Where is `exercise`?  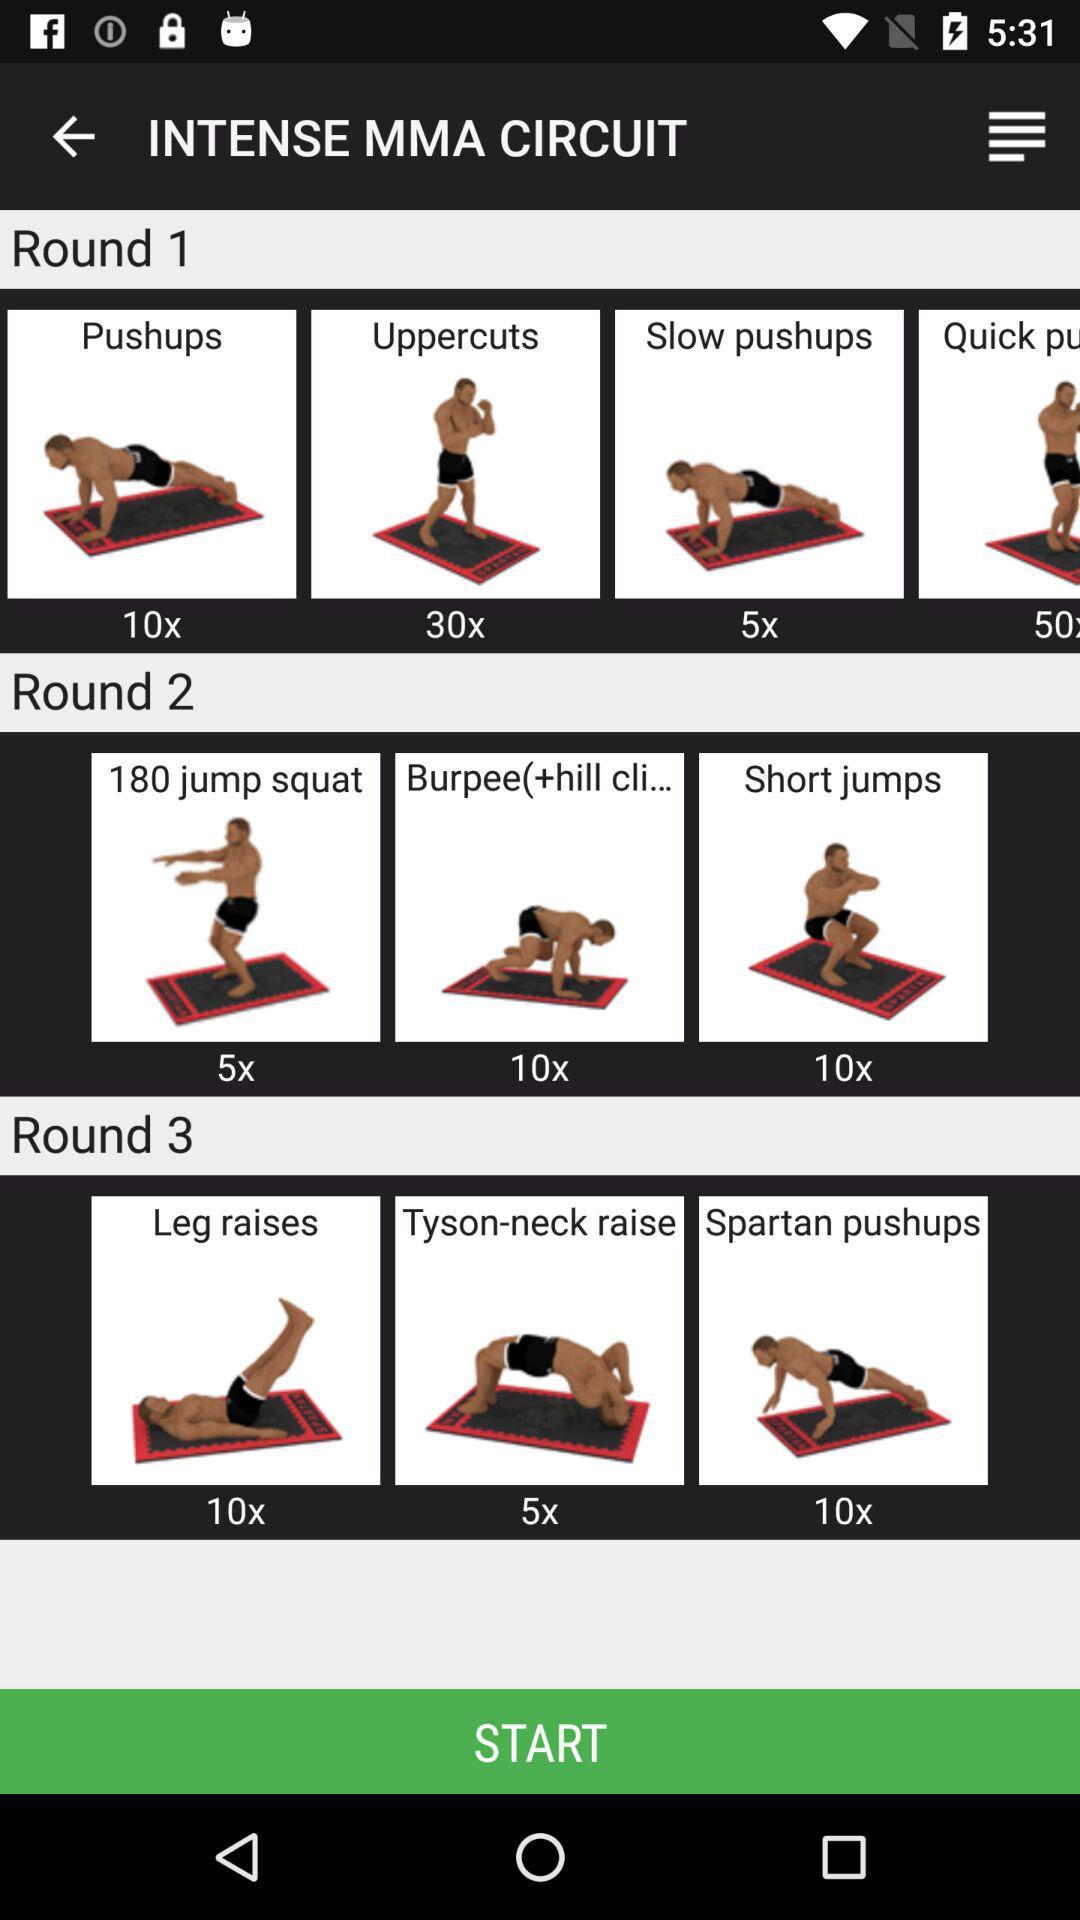
exercise is located at coordinates (843, 1363).